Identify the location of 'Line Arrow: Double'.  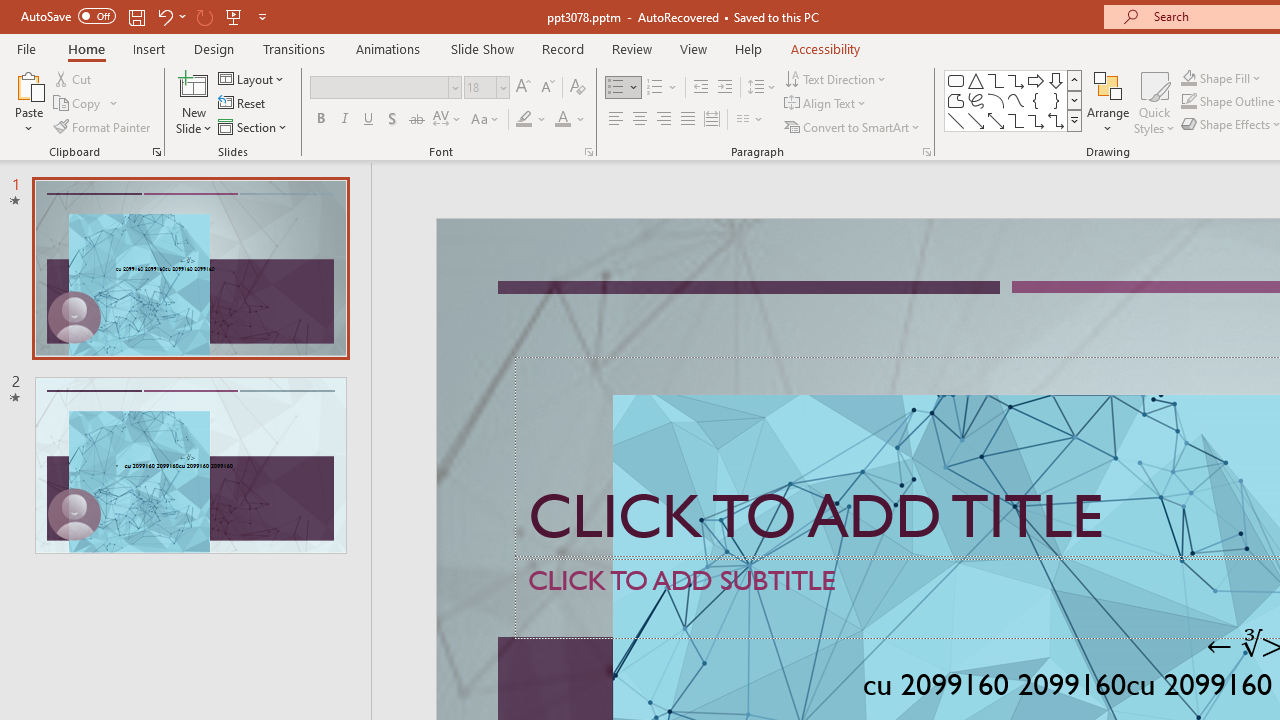
(995, 120).